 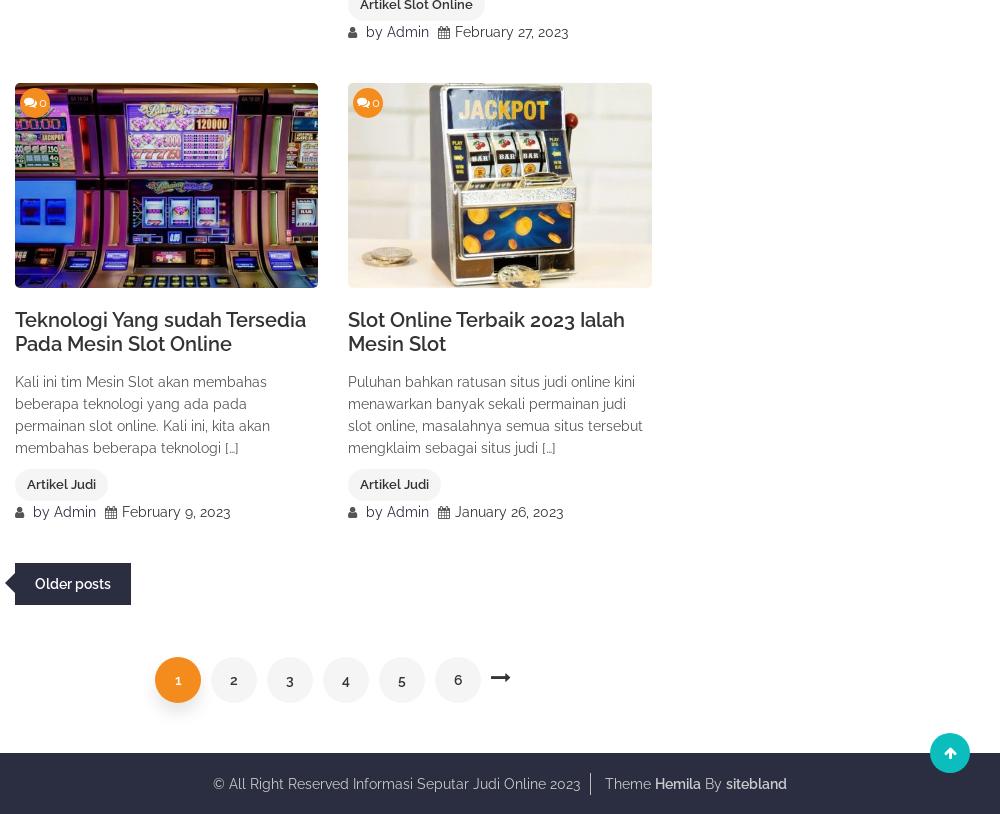 I want to click on '© All Right Reserved Informasi Seputar Judi Online 2023', so click(x=212, y=783).